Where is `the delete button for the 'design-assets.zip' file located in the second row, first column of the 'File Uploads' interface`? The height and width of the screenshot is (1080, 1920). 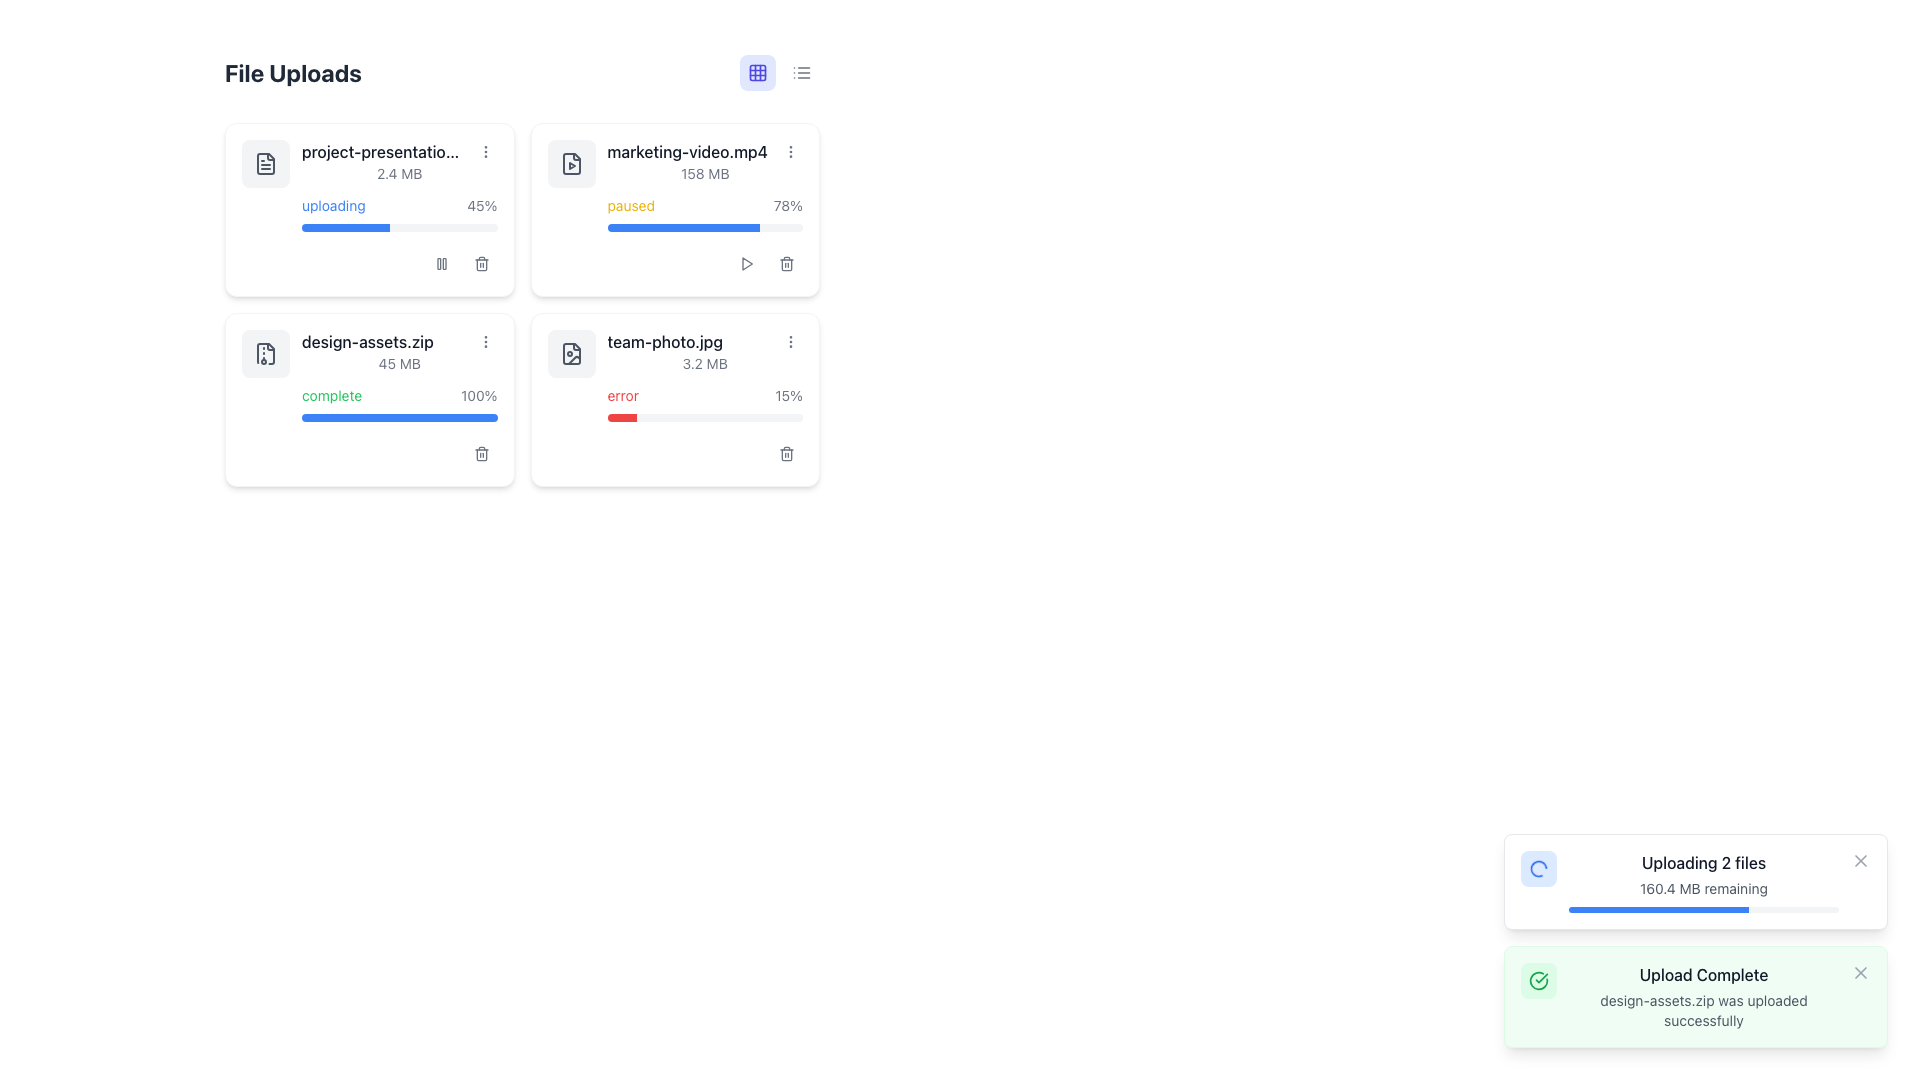
the delete button for the 'design-assets.zip' file located in the second row, first column of the 'File Uploads' interface is located at coordinates (481, 454).